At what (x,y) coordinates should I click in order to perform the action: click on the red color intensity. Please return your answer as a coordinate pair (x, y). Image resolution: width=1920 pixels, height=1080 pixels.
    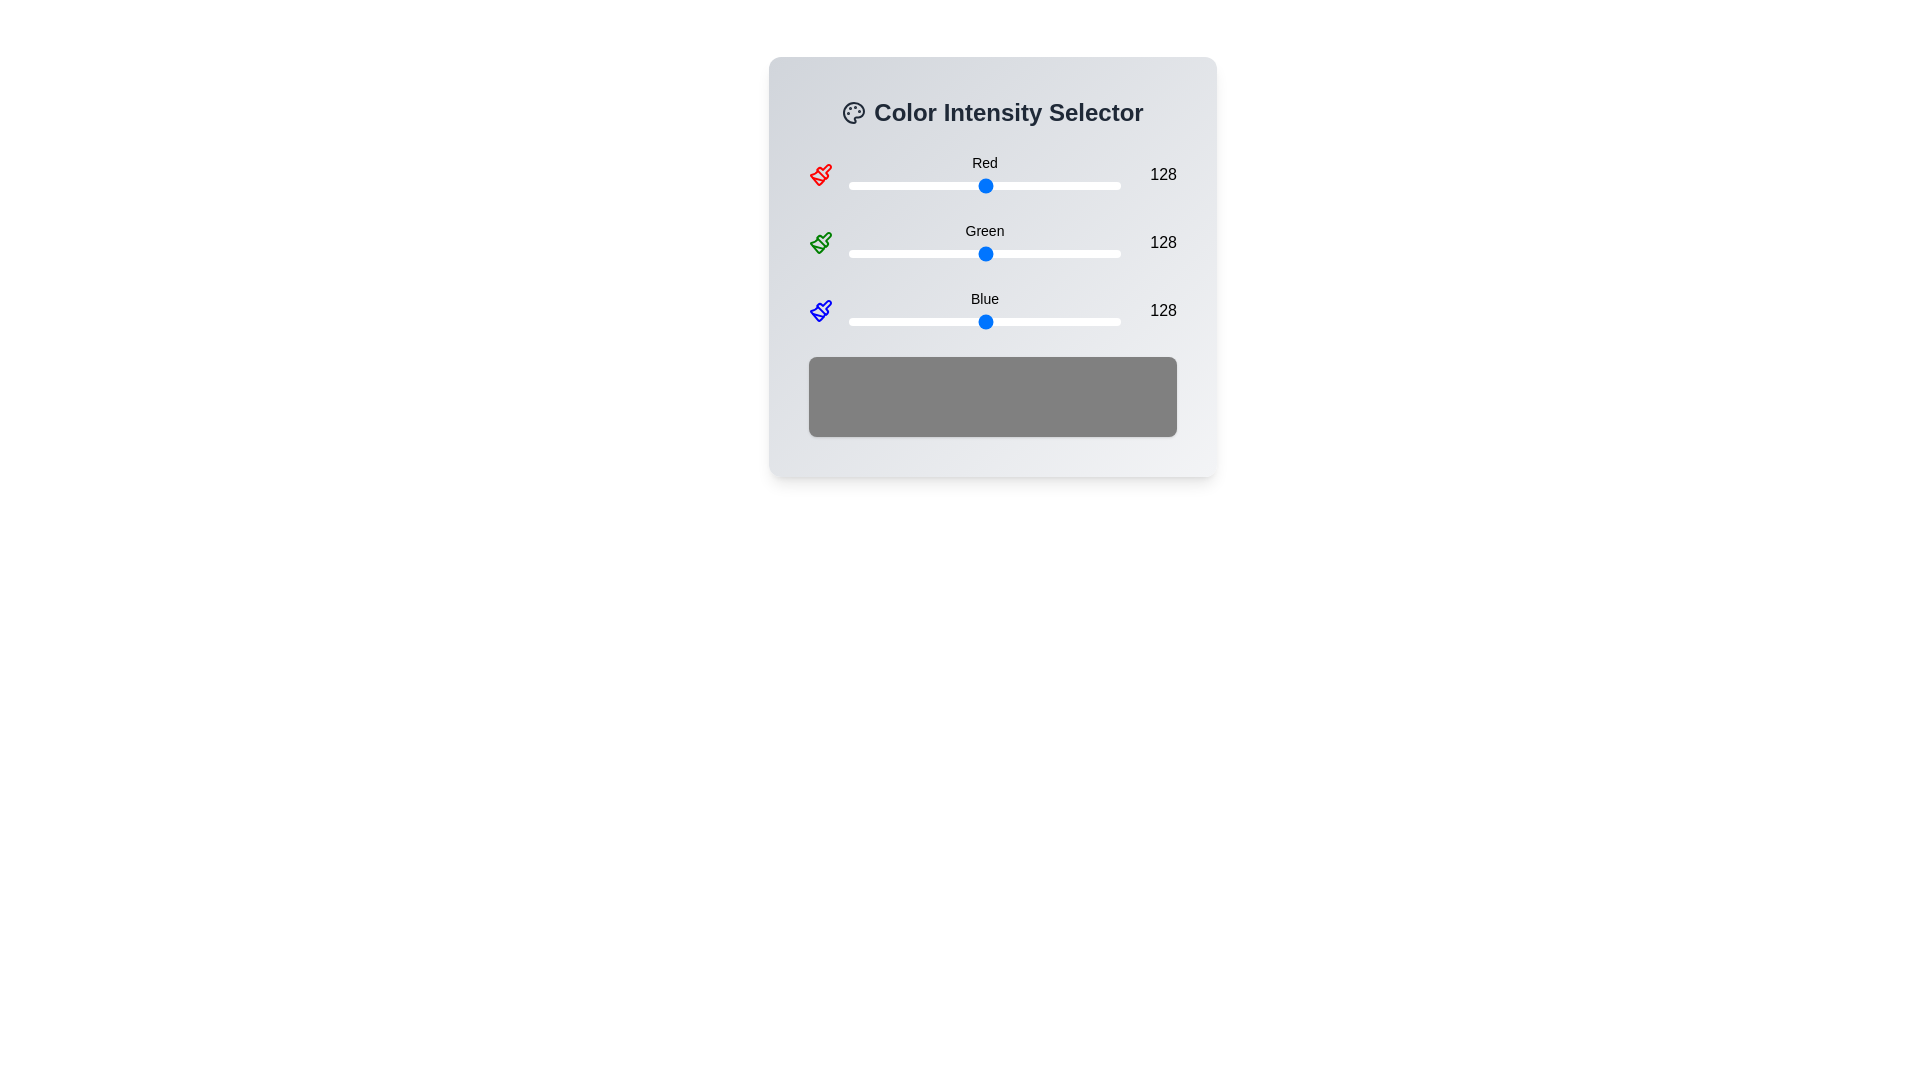
    Looking at the image, I should click on (1039, 185).